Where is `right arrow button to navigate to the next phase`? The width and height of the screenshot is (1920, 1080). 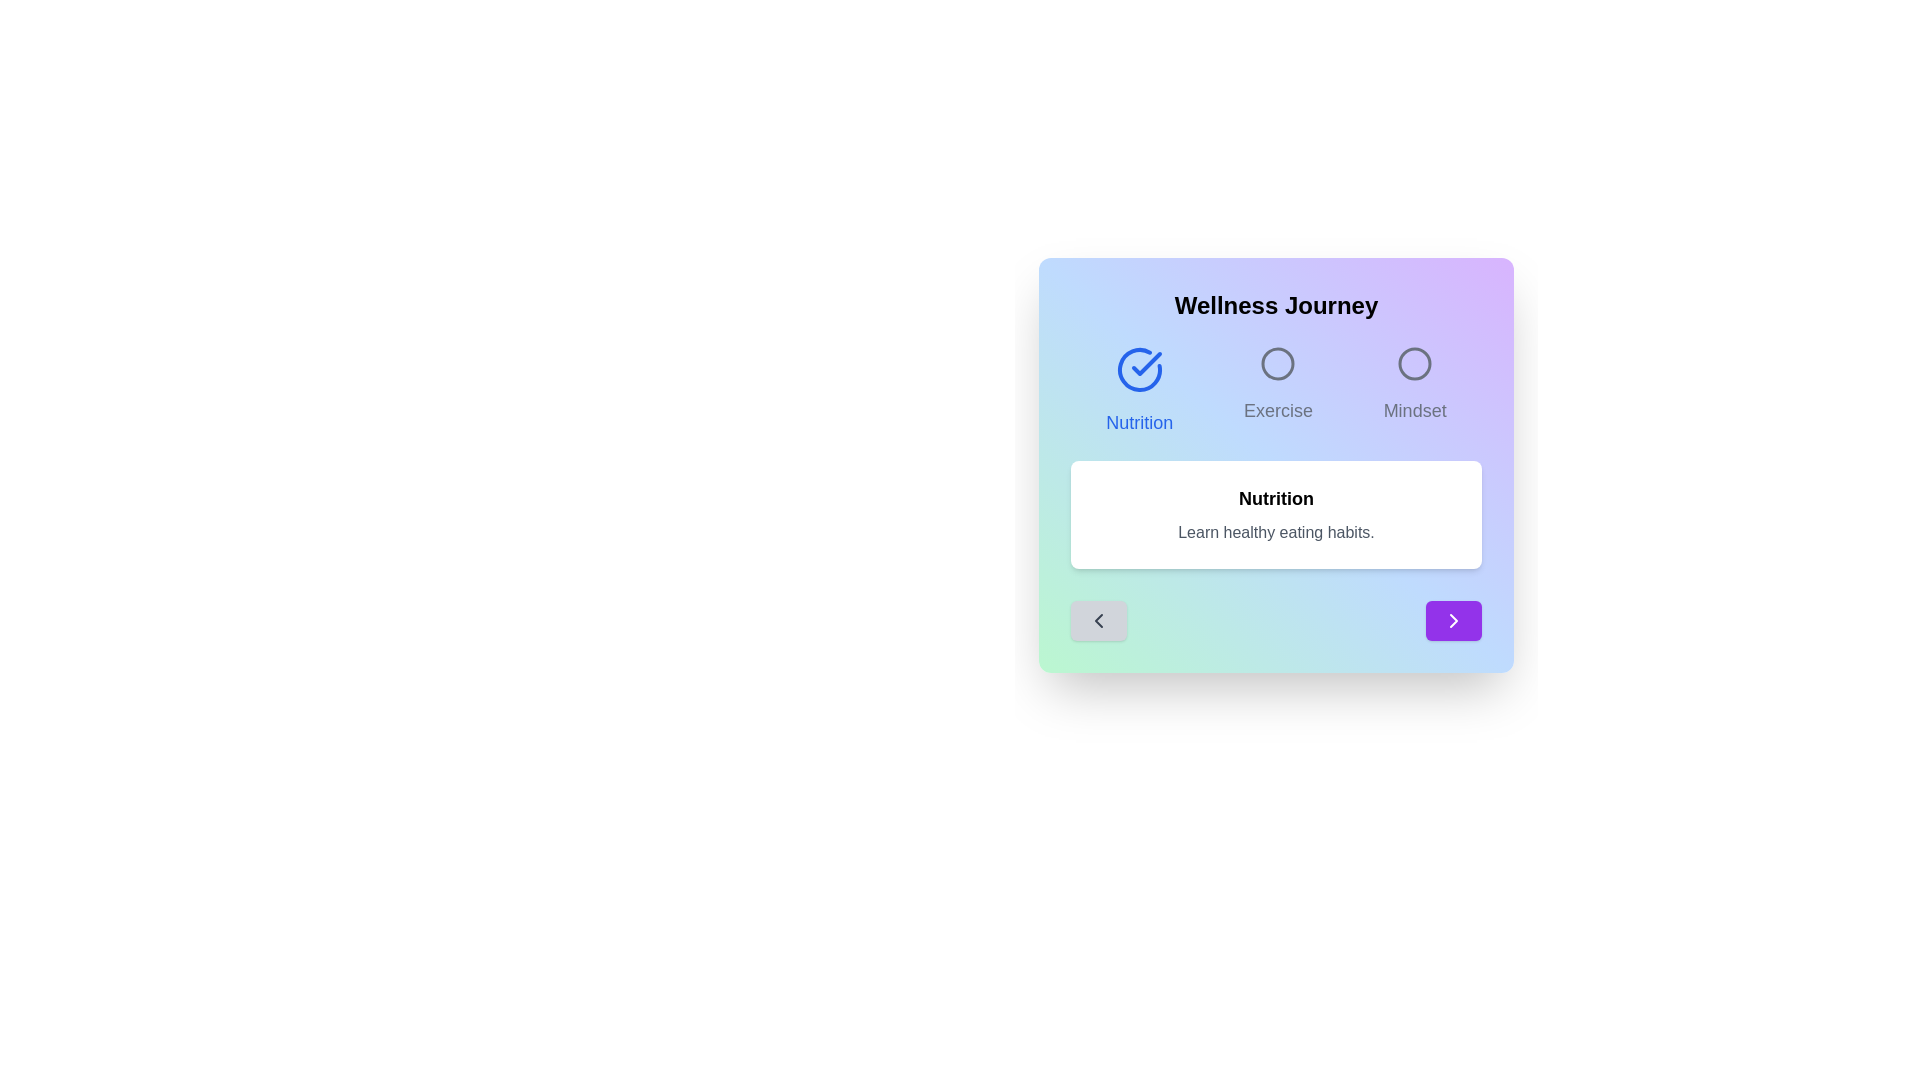
right arrow button to navigate to the next phase is located at coordinates (1454, 620).